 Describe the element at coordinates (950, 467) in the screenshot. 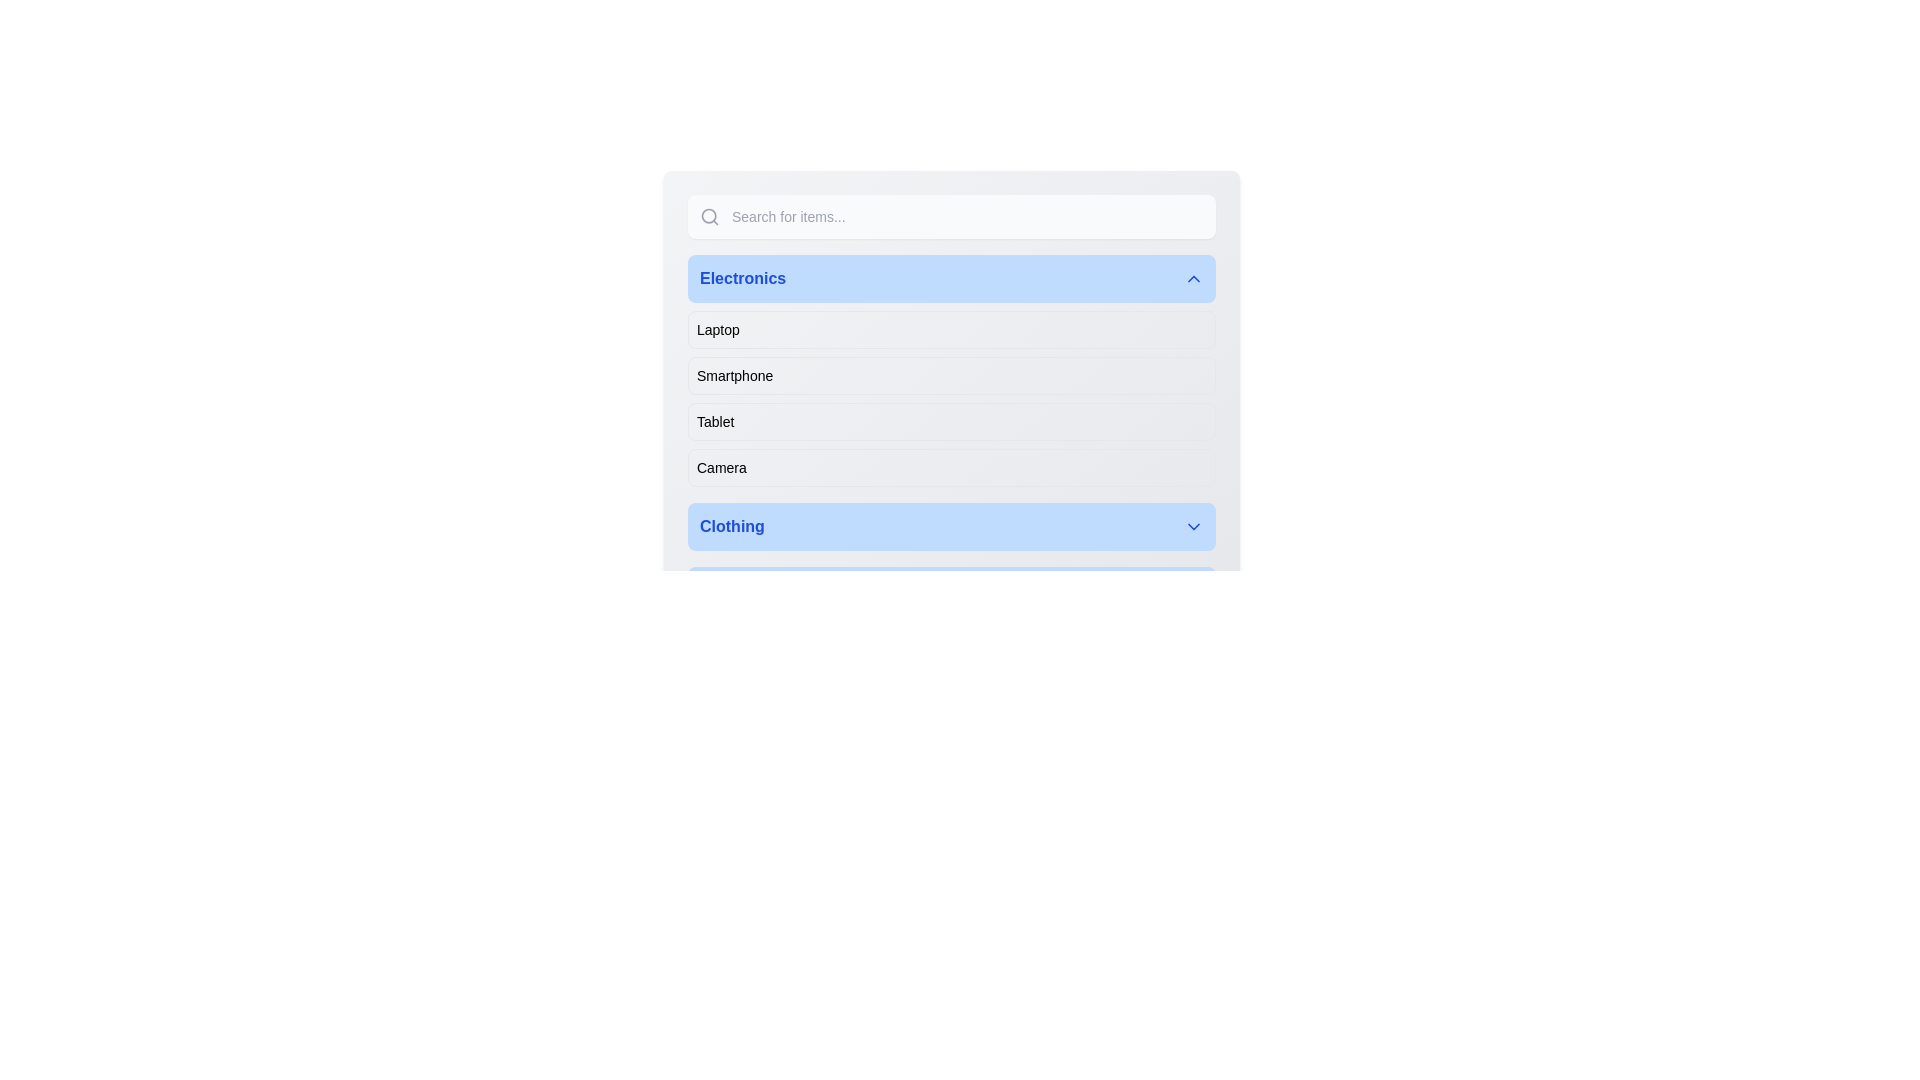

I see `the 'Camera' button, which is a rectangular button with rounded corners and a light background, located in the 'Electronics' section, fourth in a vertical list of options` at that location.